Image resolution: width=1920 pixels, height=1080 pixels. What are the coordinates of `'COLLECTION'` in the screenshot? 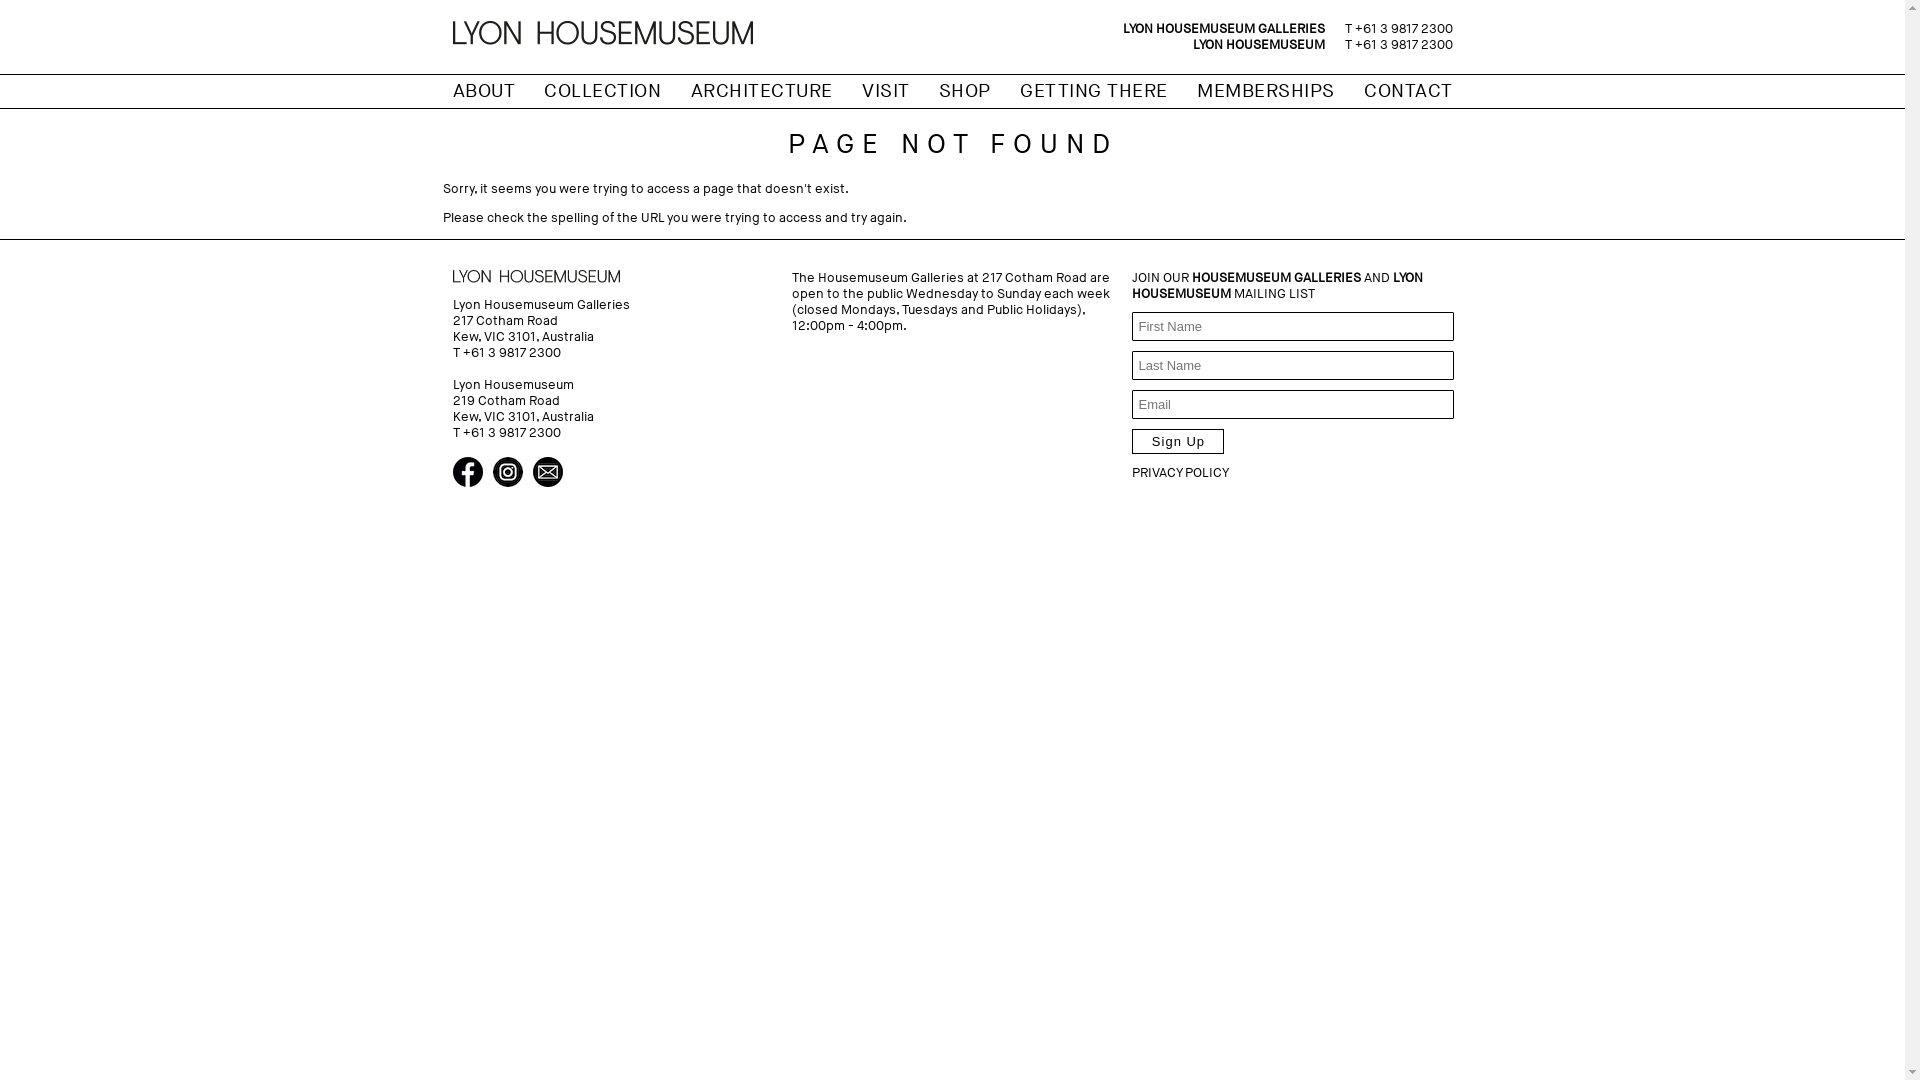 It's located at (601, 91).